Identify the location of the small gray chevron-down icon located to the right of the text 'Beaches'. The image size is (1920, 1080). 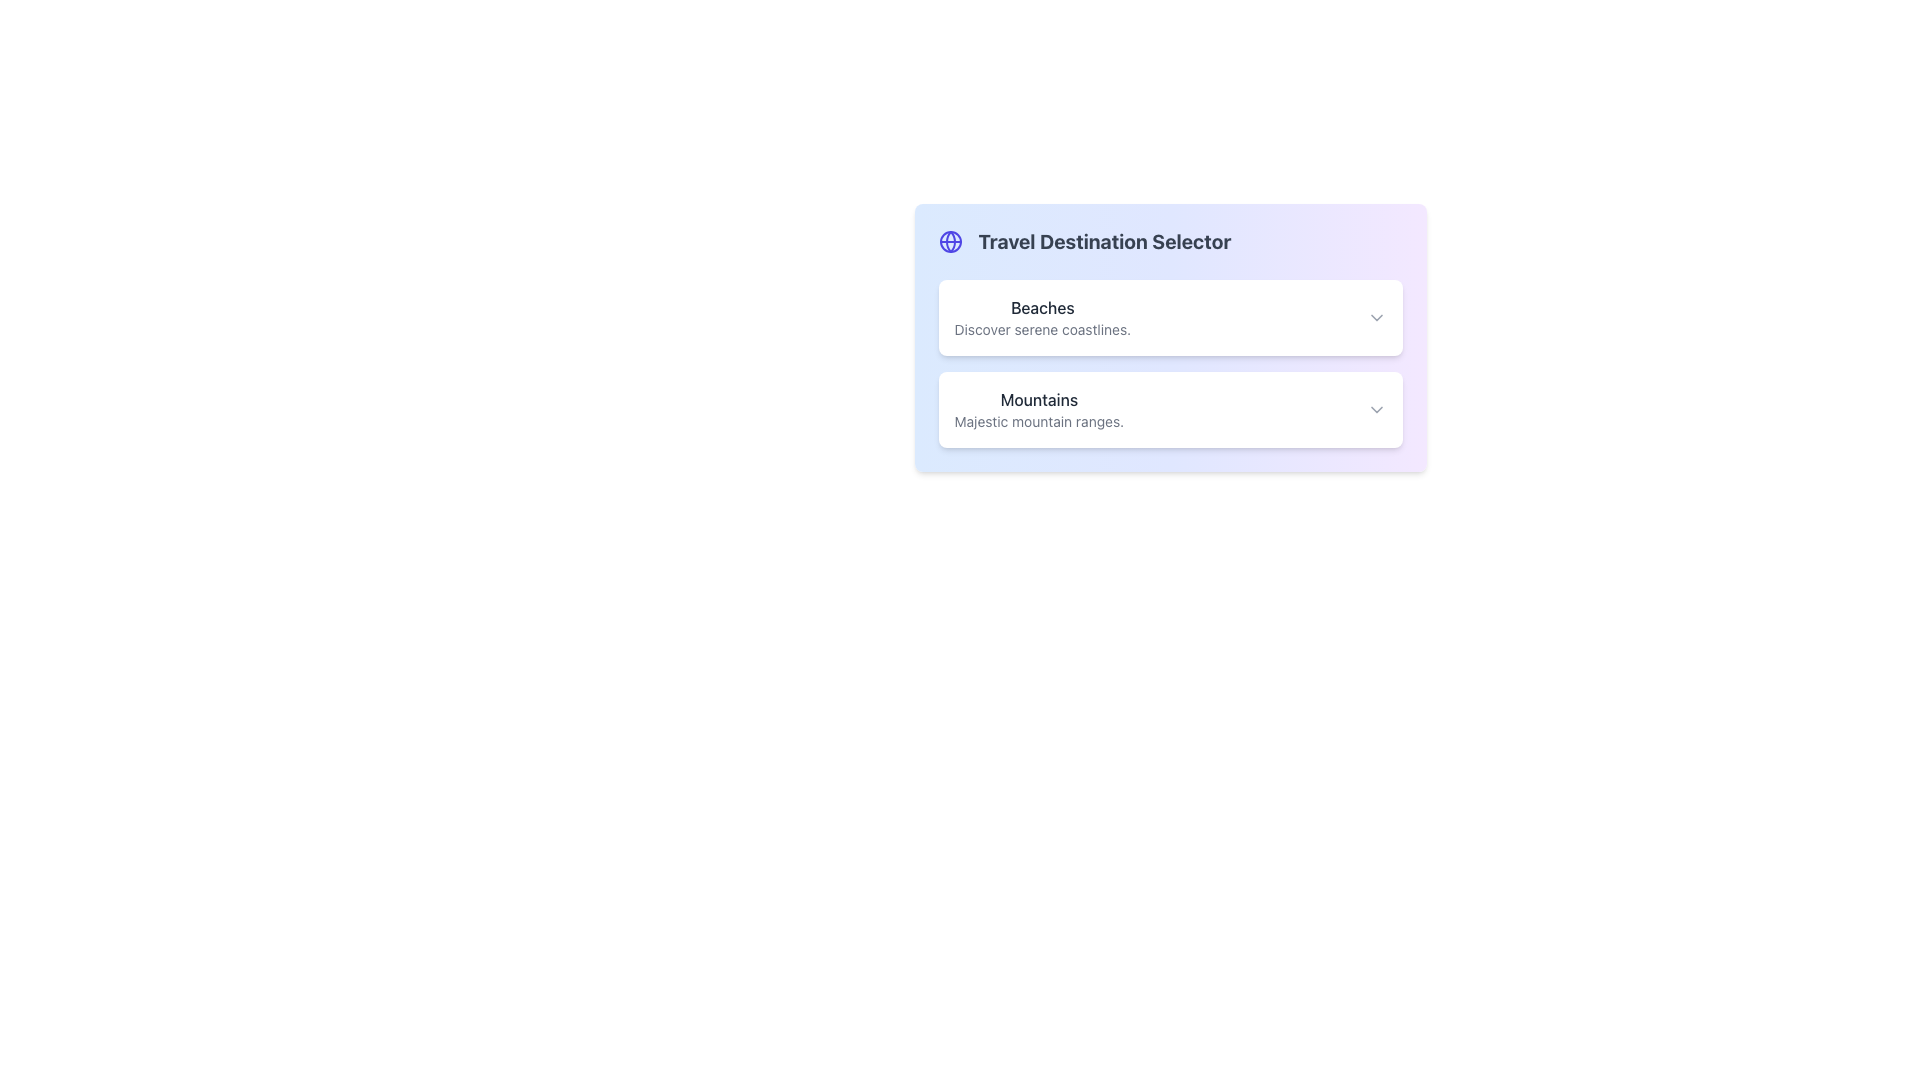
(1375, 316).